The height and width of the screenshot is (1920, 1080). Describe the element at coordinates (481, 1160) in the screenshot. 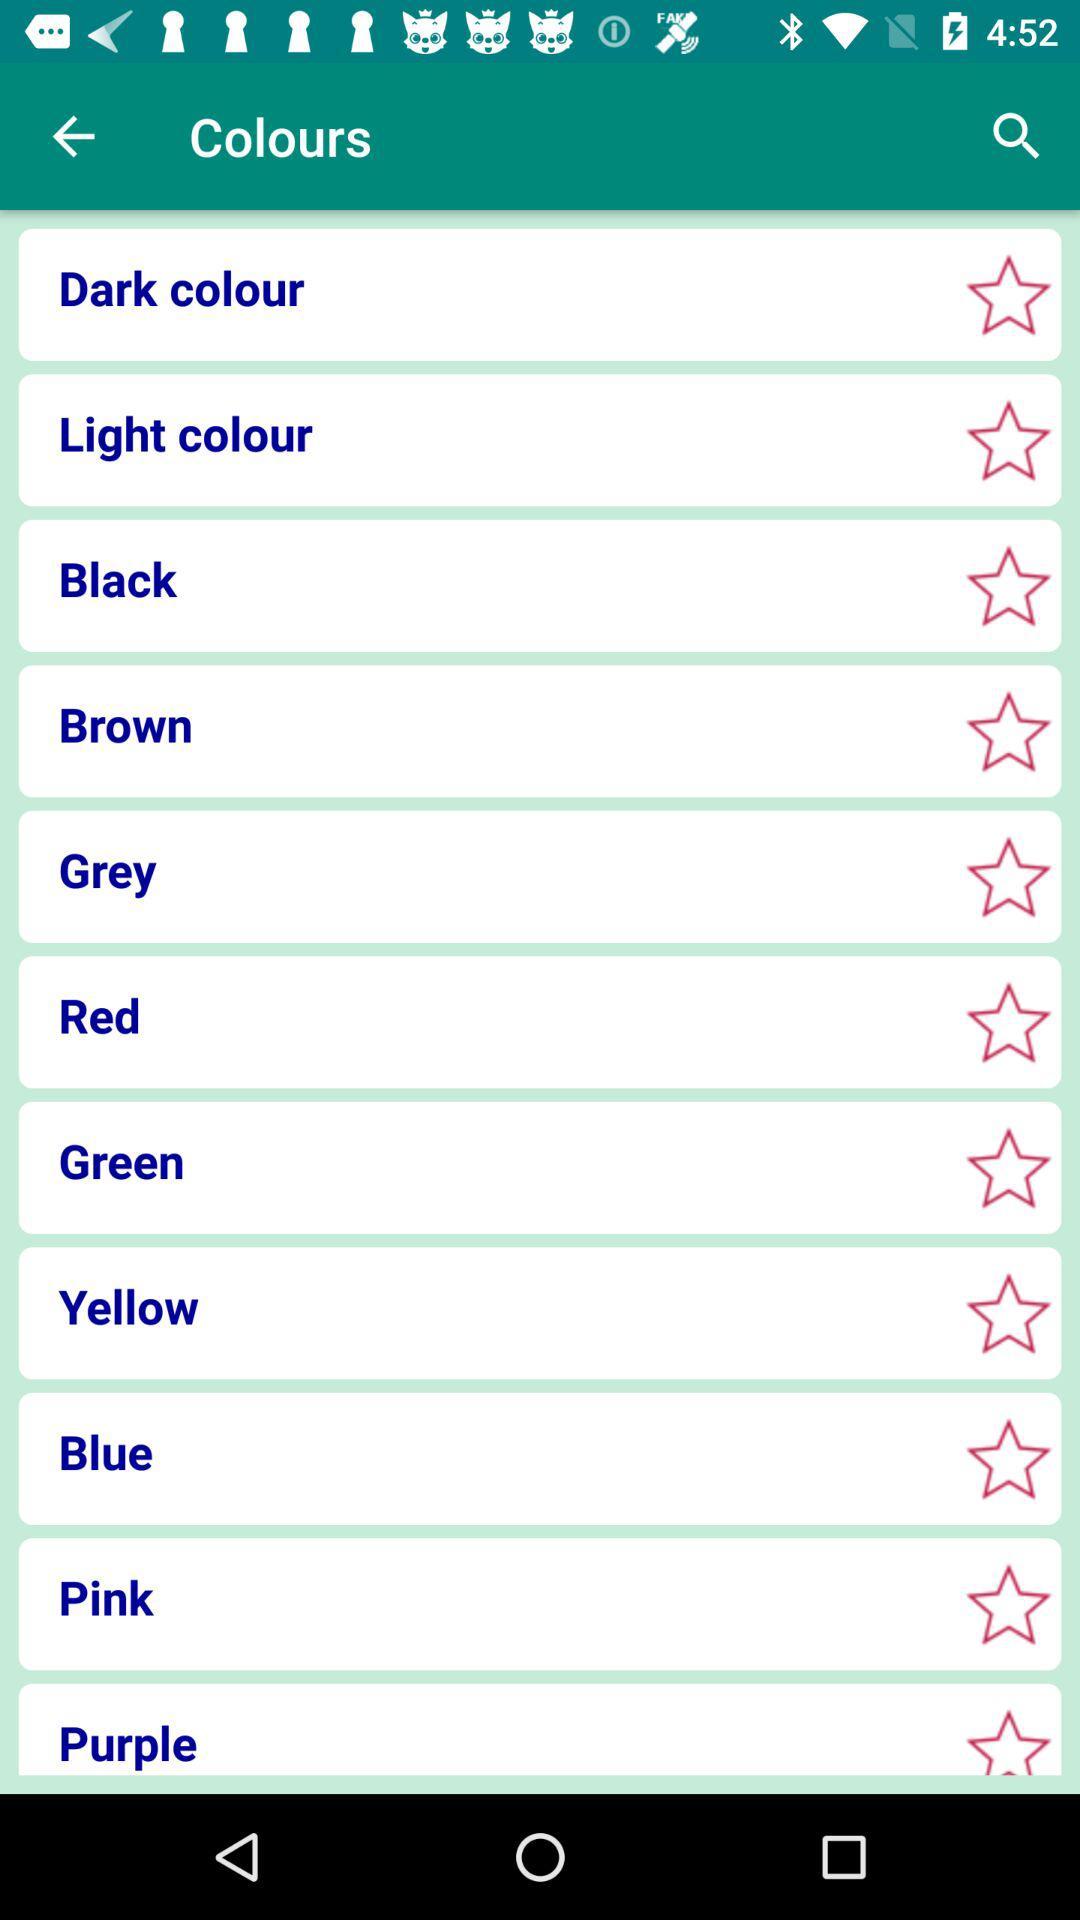

I see `green` at that location.